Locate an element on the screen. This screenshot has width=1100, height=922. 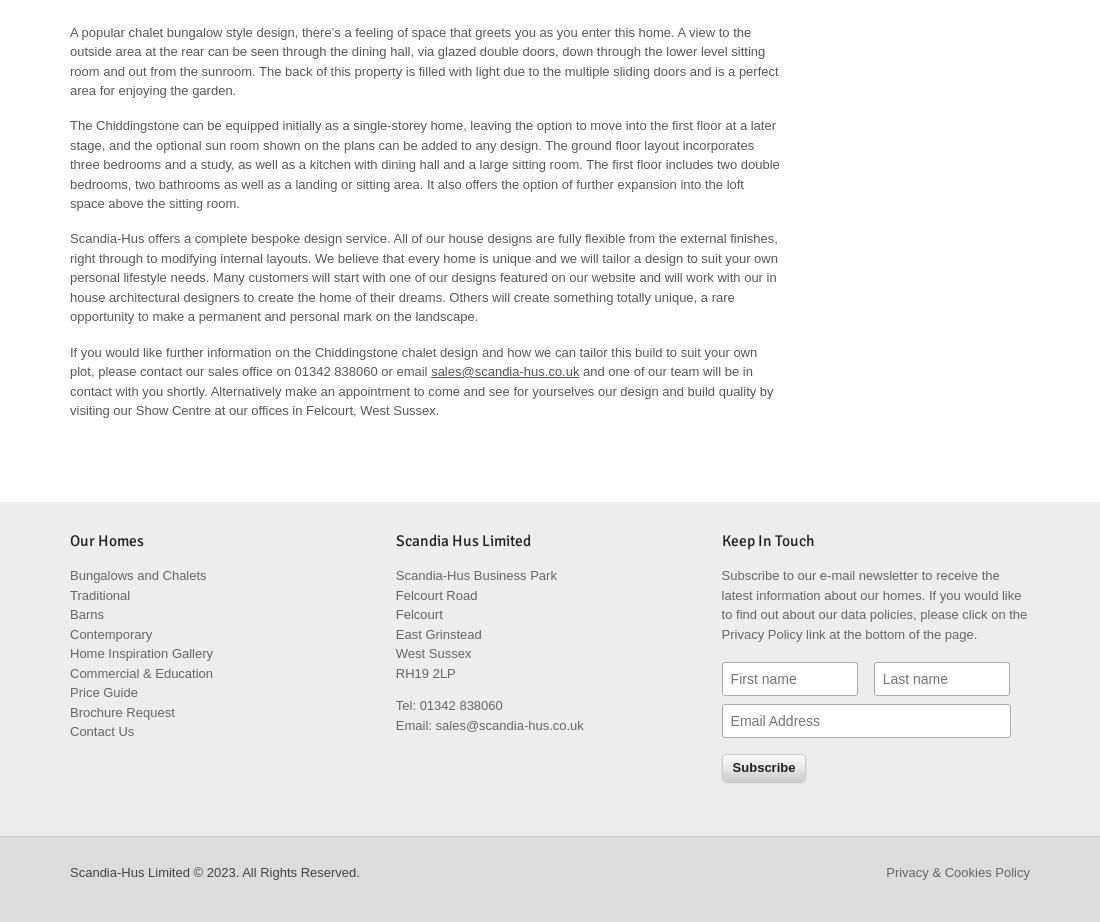
'Commercial & Education' is located at coordinates (68, 672).